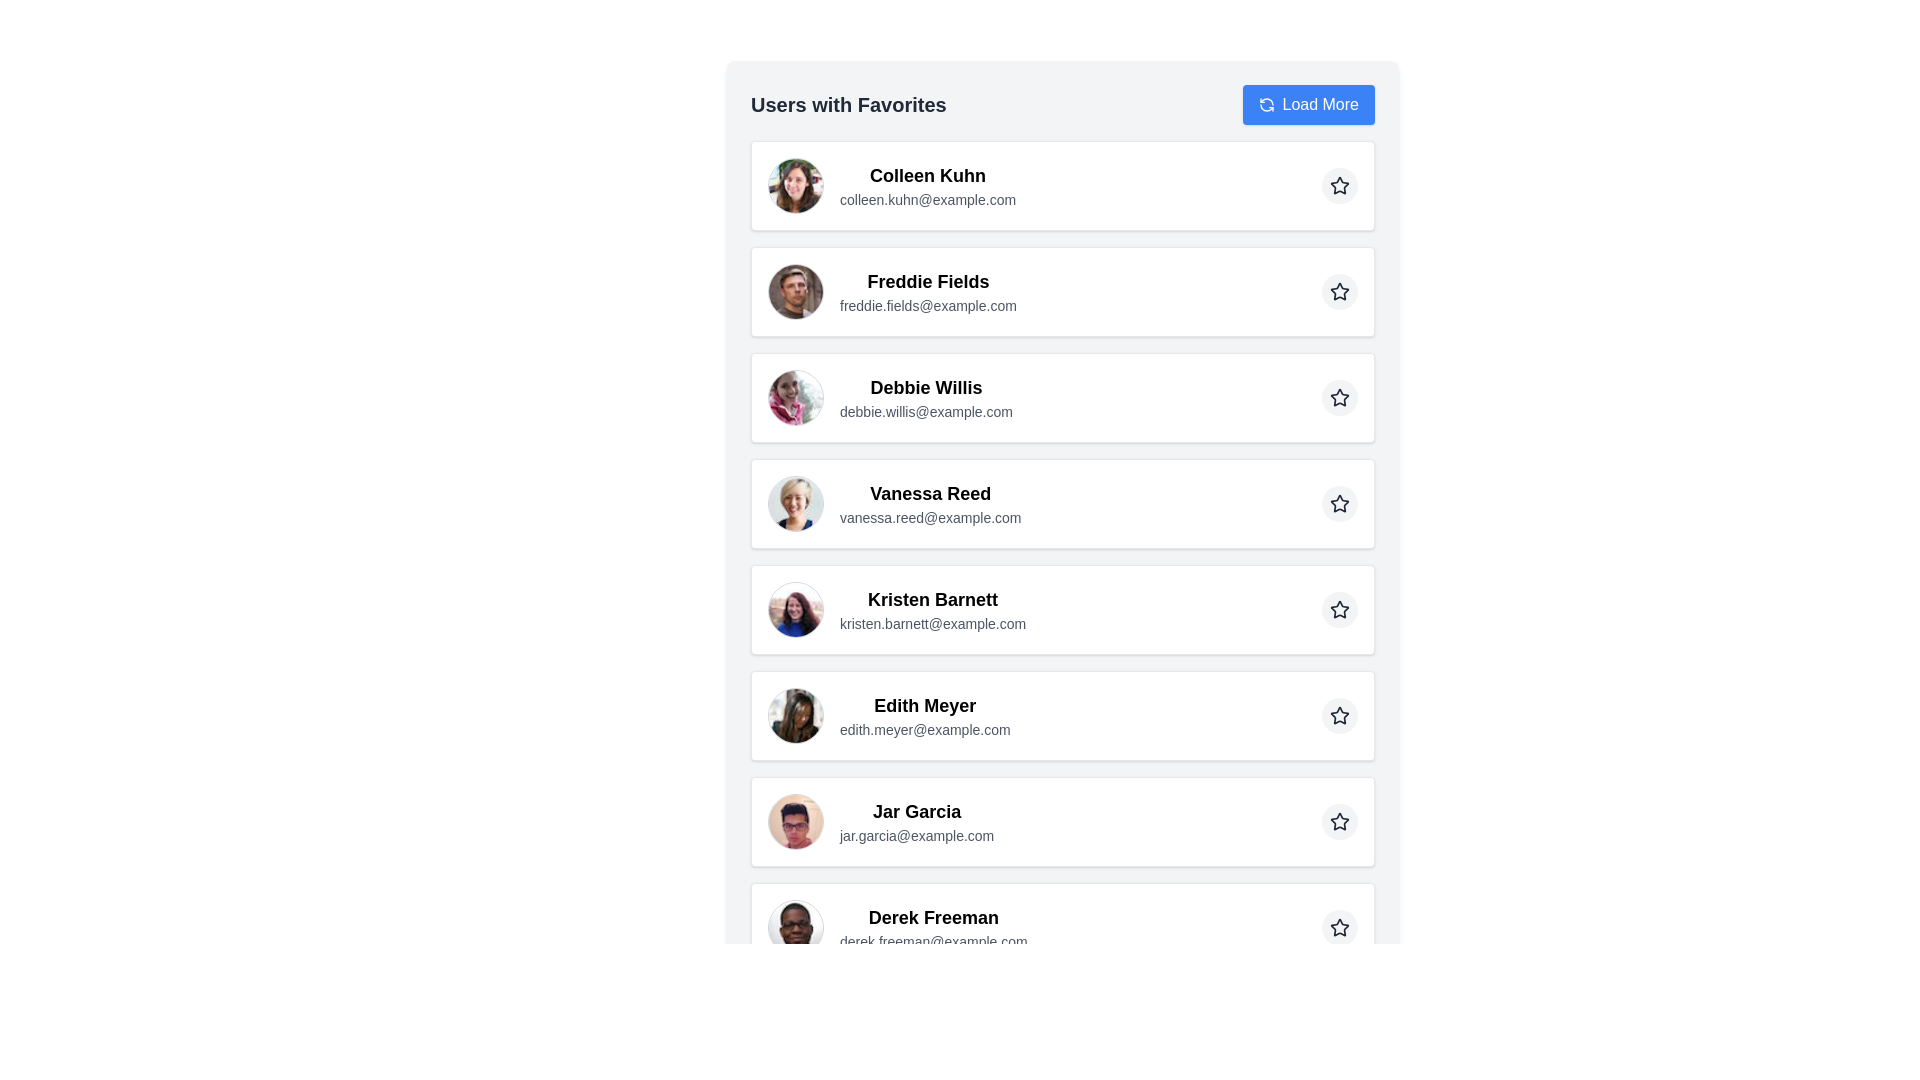  I want to click on the circular profile picture of the user, which is the fifth item, so click(795, 608).